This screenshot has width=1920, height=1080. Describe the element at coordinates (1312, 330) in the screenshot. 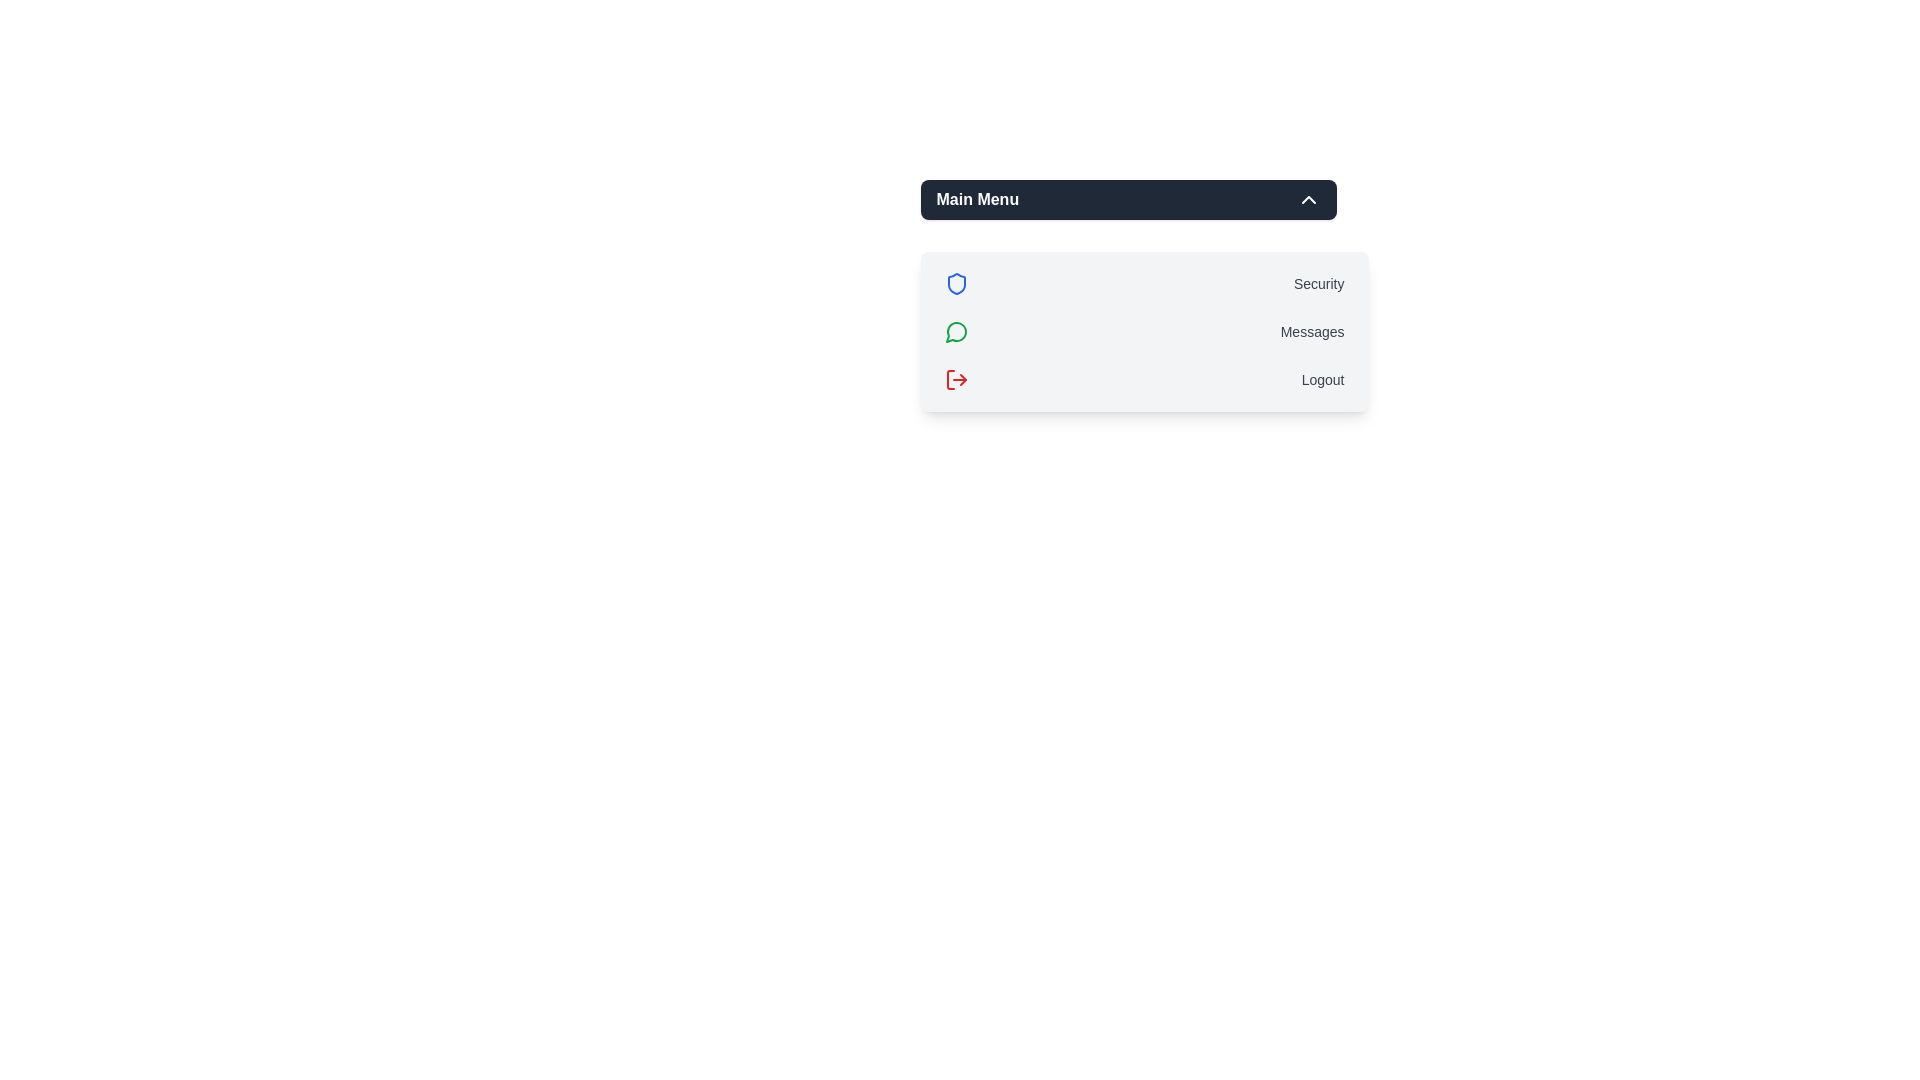

I see `the non-interactive 'Messages' label located in the menu section, positioned to the right of the speech bubble icon and aligned with the 'Logout' text below` at that location.